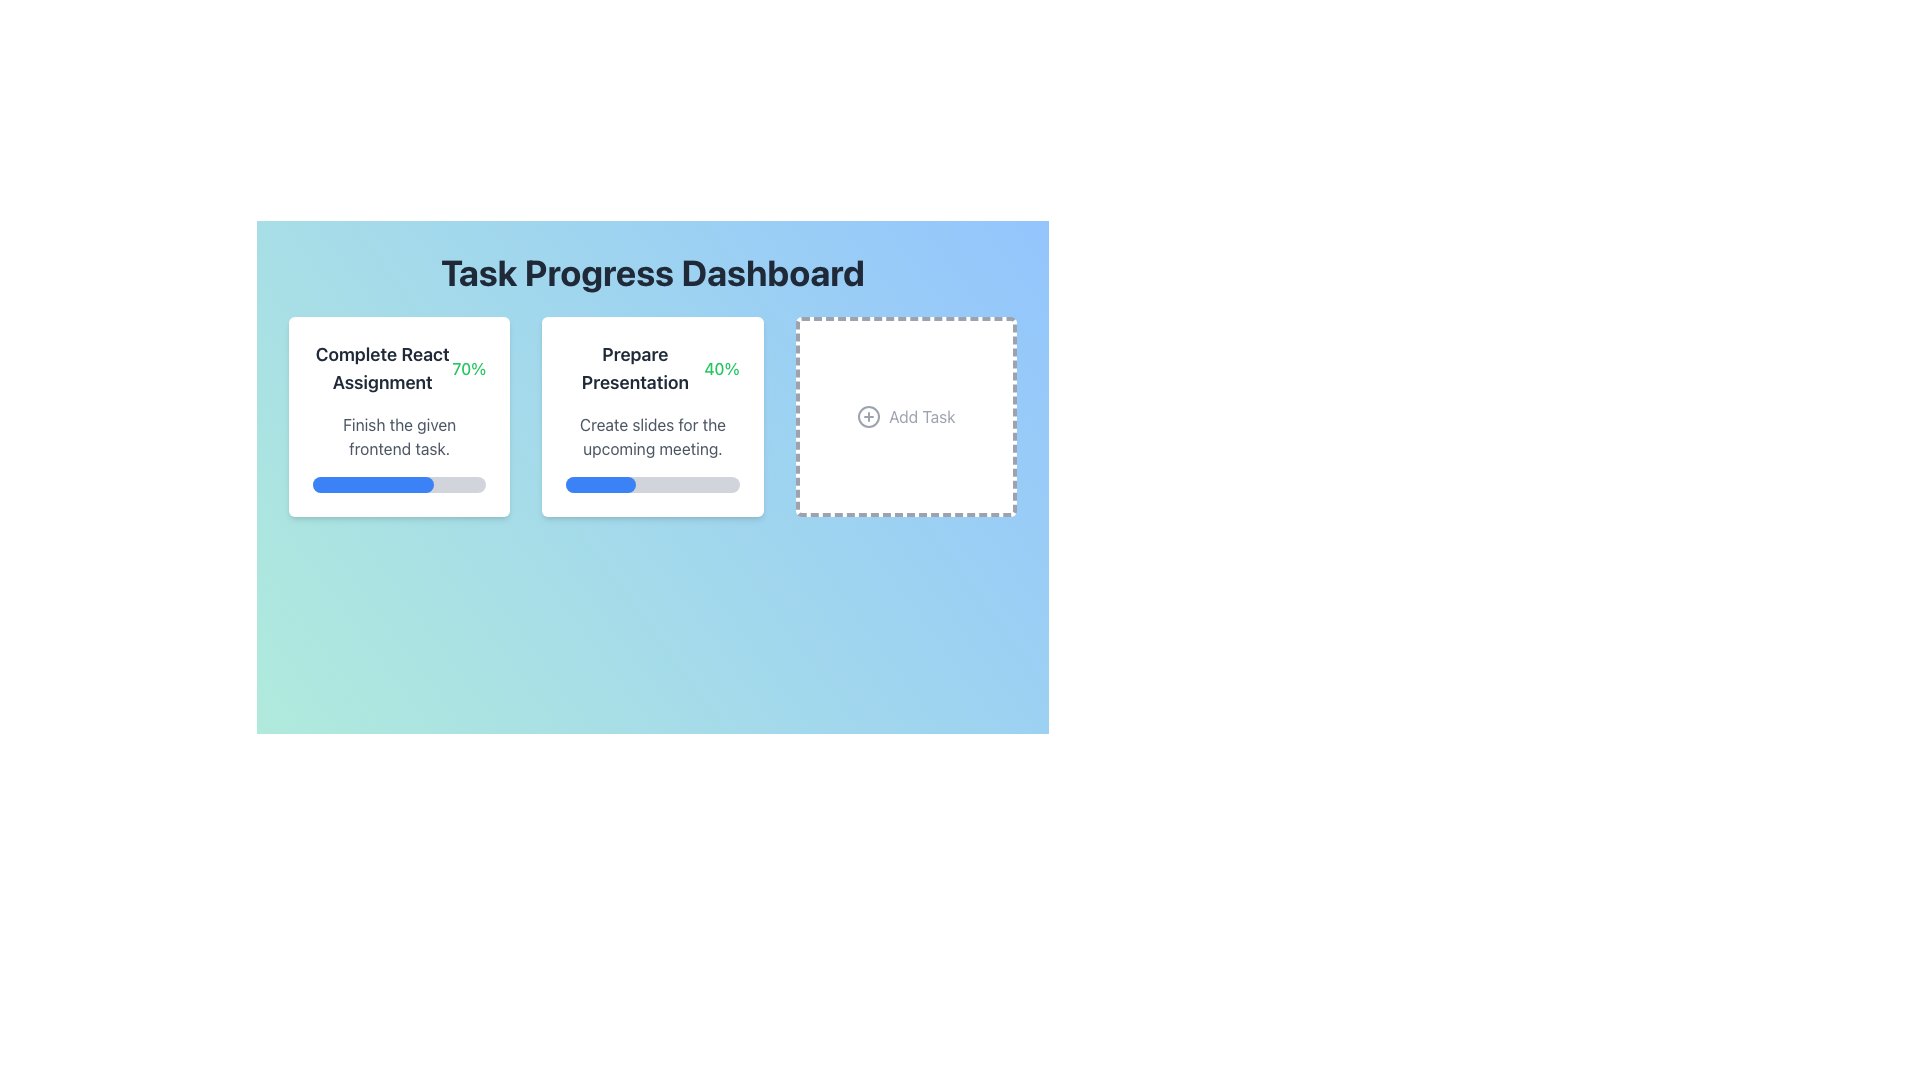 Image resolution: width=1920 pixels, height=1080 pixels. What do you see at coordinates (869, 415) in the screenshot?
I see `the Circle (SVG) element that visually represents a part of the 'Add Task' icon, which is located near the right side of the layout` at bounding box center [869, 415].